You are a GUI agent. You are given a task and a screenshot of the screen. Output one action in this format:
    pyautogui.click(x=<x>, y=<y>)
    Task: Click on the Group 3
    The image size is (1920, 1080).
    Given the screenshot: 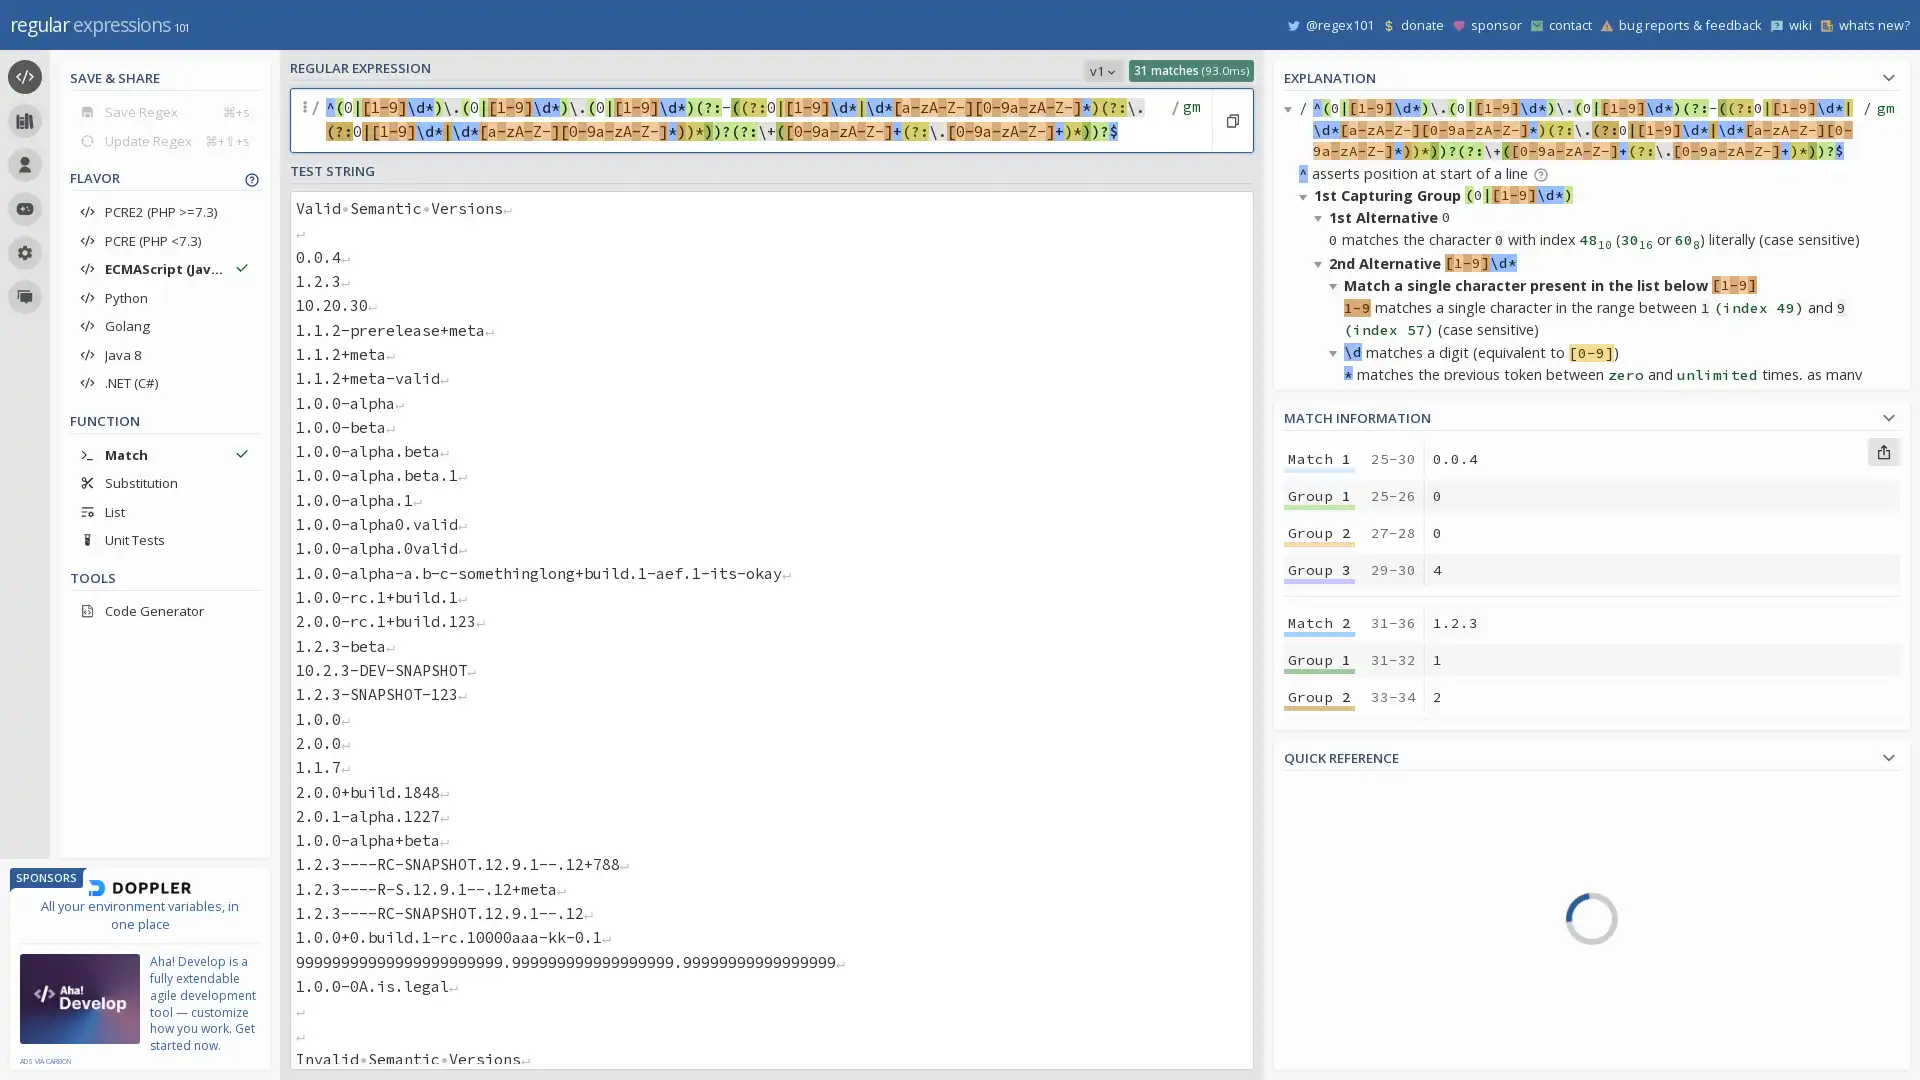 What is the action you would take?
    pyautogui.click(x=1319, y=733)
    